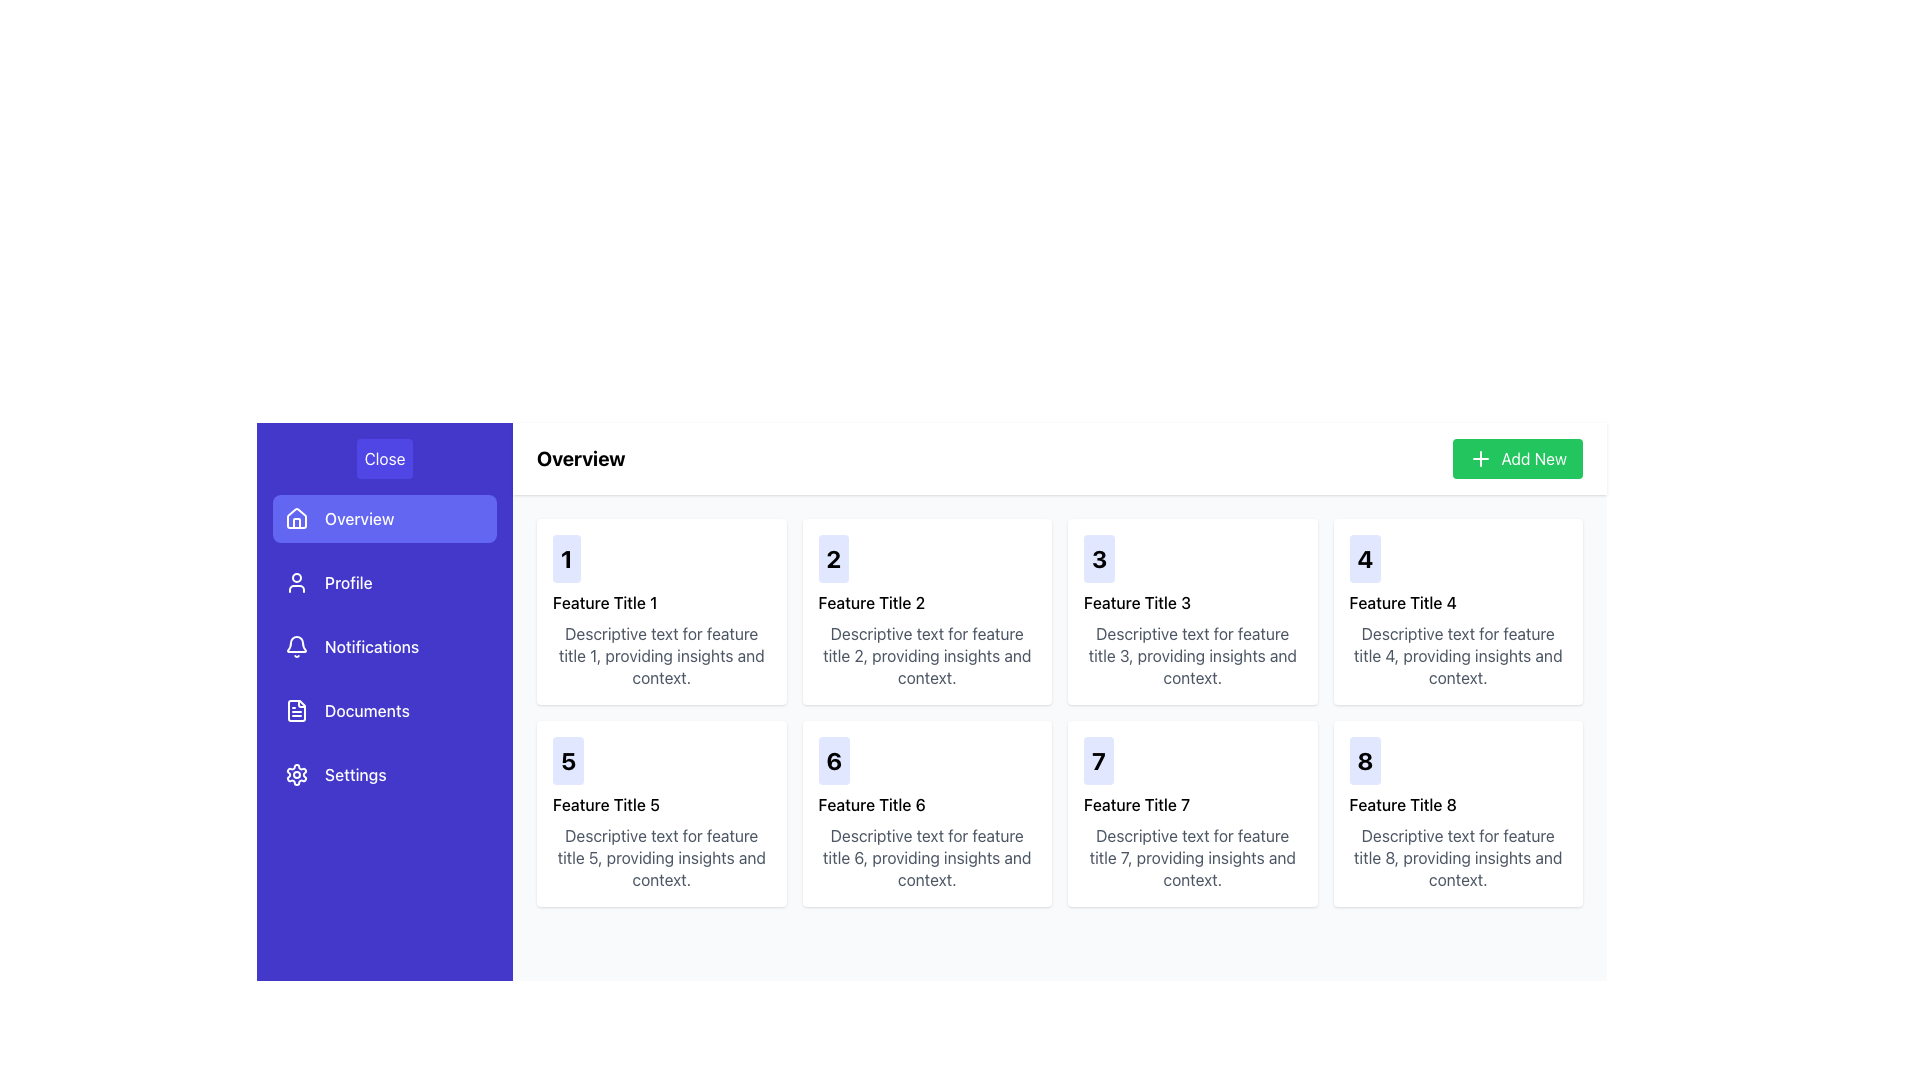 This screenshot has height=1080, width=1920. What do you see at coordinates (384, 647) in the screenshot?
I see `the 'Notifications' menu item, which is the third item in the vertical menu` at bounding box center [384, 647].